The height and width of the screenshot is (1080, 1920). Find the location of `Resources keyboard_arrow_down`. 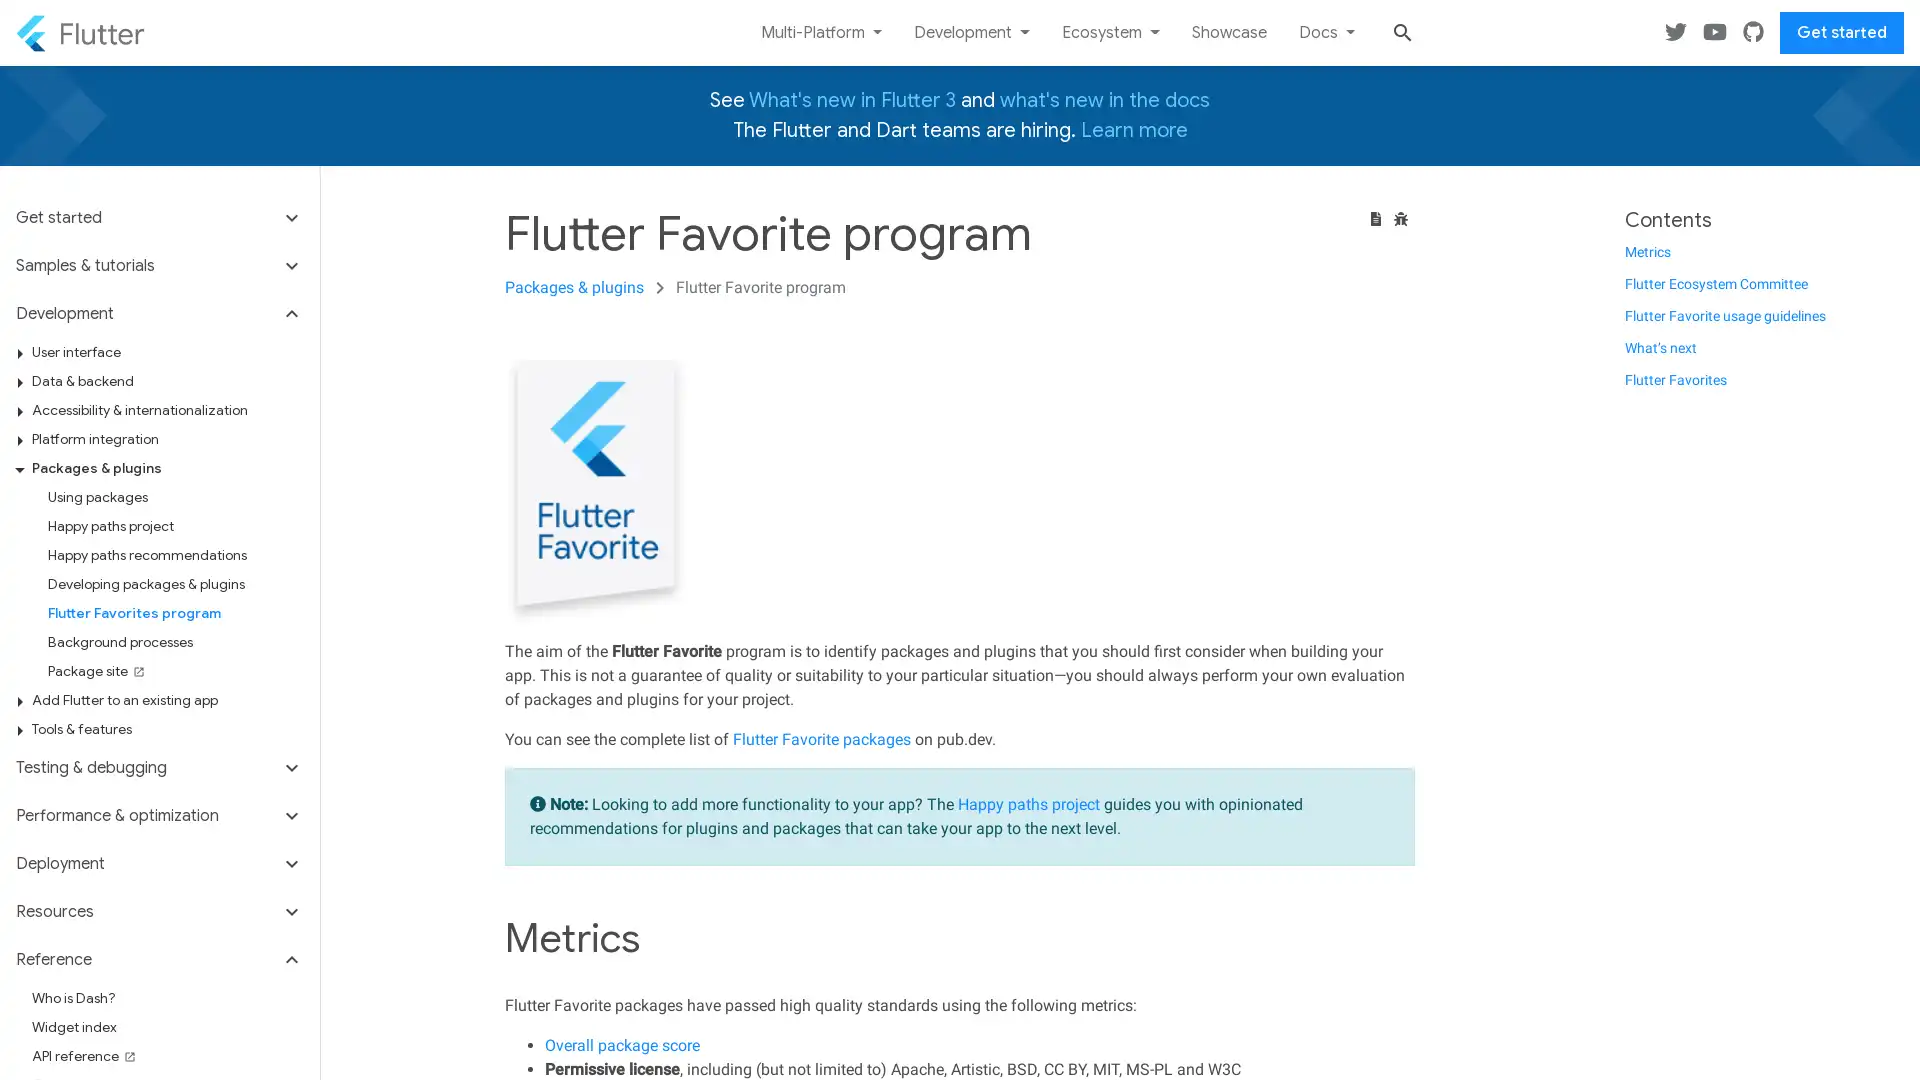

Resources keyboard_arrow_down is located at coordinates (158, 911).